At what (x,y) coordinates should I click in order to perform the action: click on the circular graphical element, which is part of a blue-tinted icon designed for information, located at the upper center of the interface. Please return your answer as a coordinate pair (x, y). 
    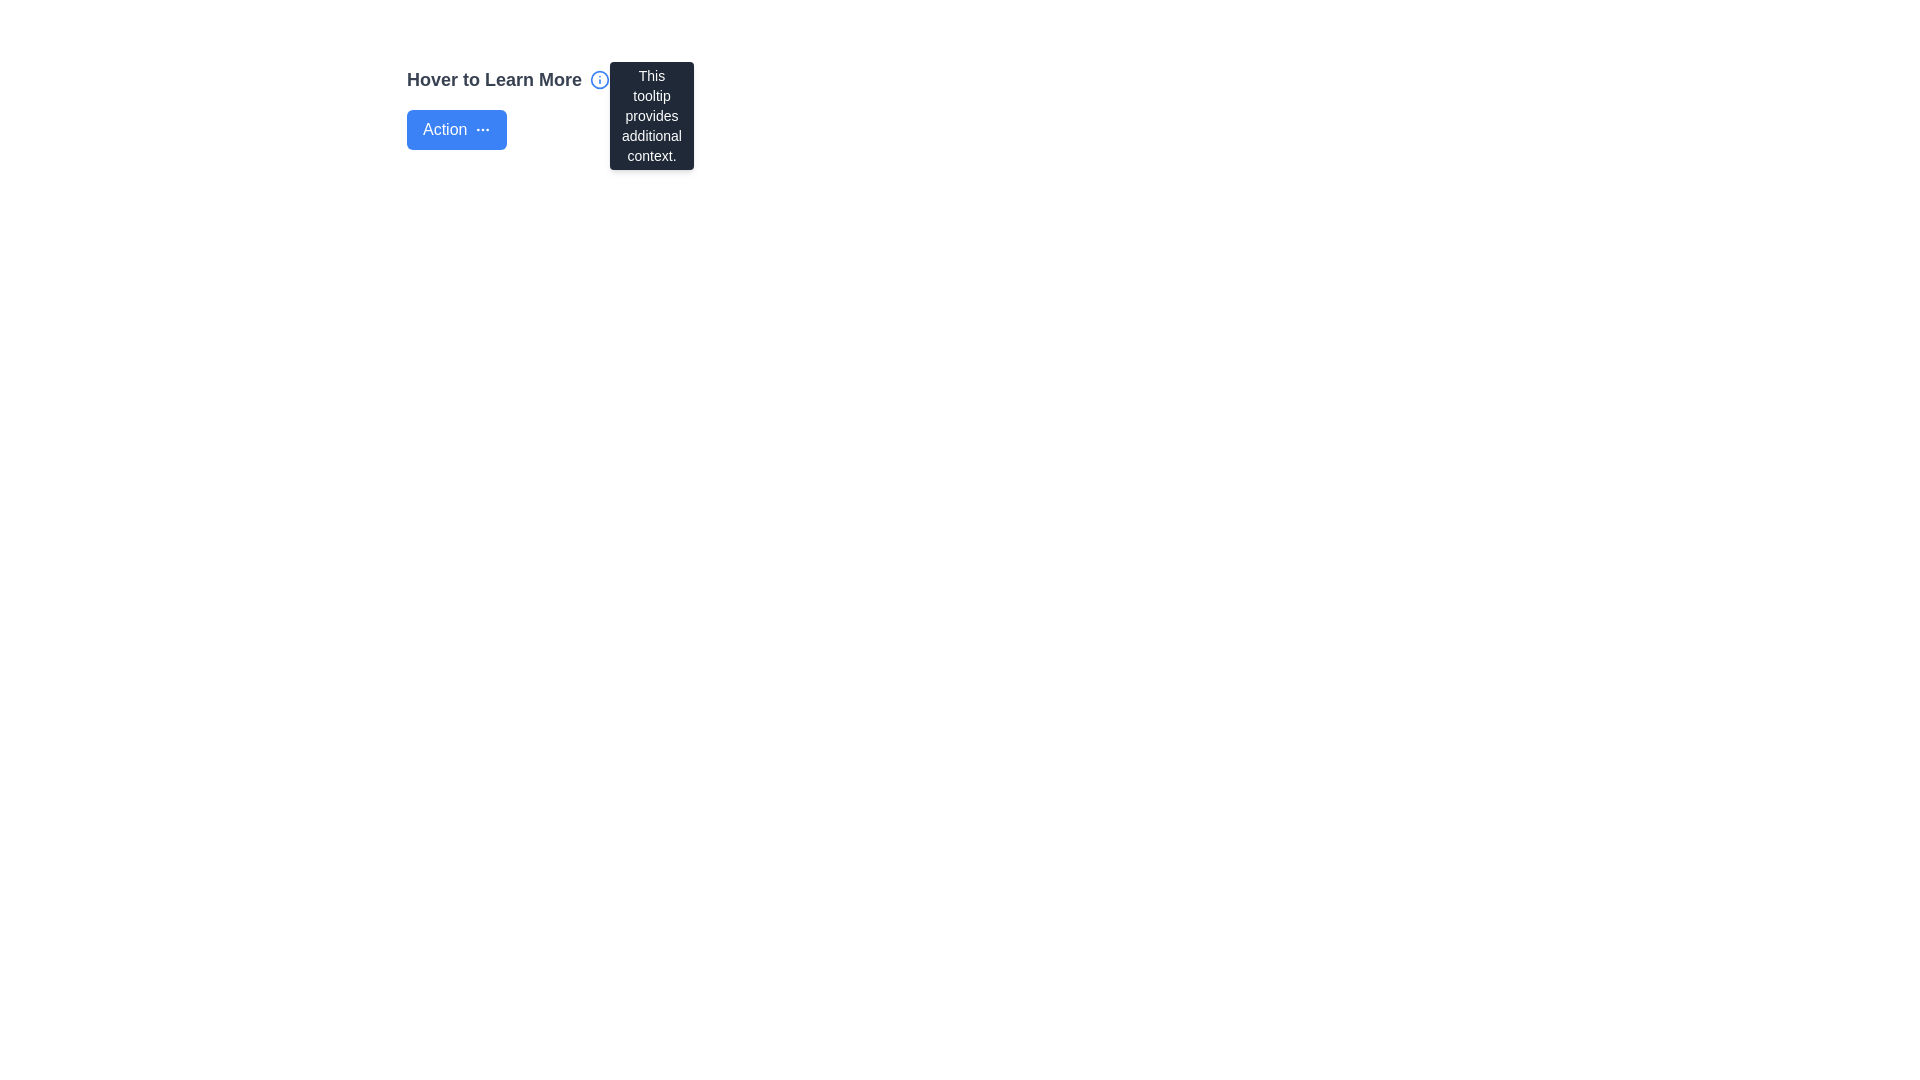
    Looking at the image, I should click on (599, 79).